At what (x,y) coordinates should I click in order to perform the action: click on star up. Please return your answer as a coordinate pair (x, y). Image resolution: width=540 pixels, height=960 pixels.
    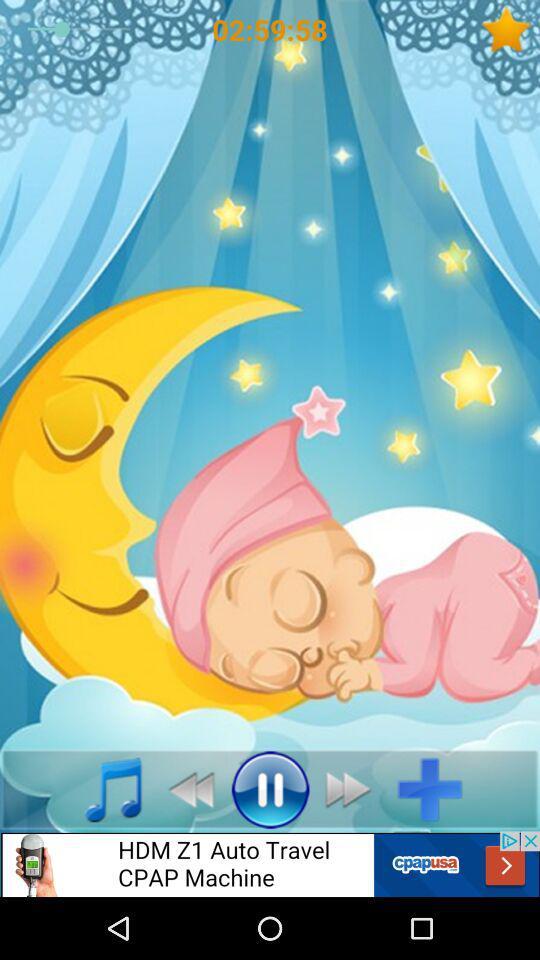
    Looking at the image, I should click on (510, 28).